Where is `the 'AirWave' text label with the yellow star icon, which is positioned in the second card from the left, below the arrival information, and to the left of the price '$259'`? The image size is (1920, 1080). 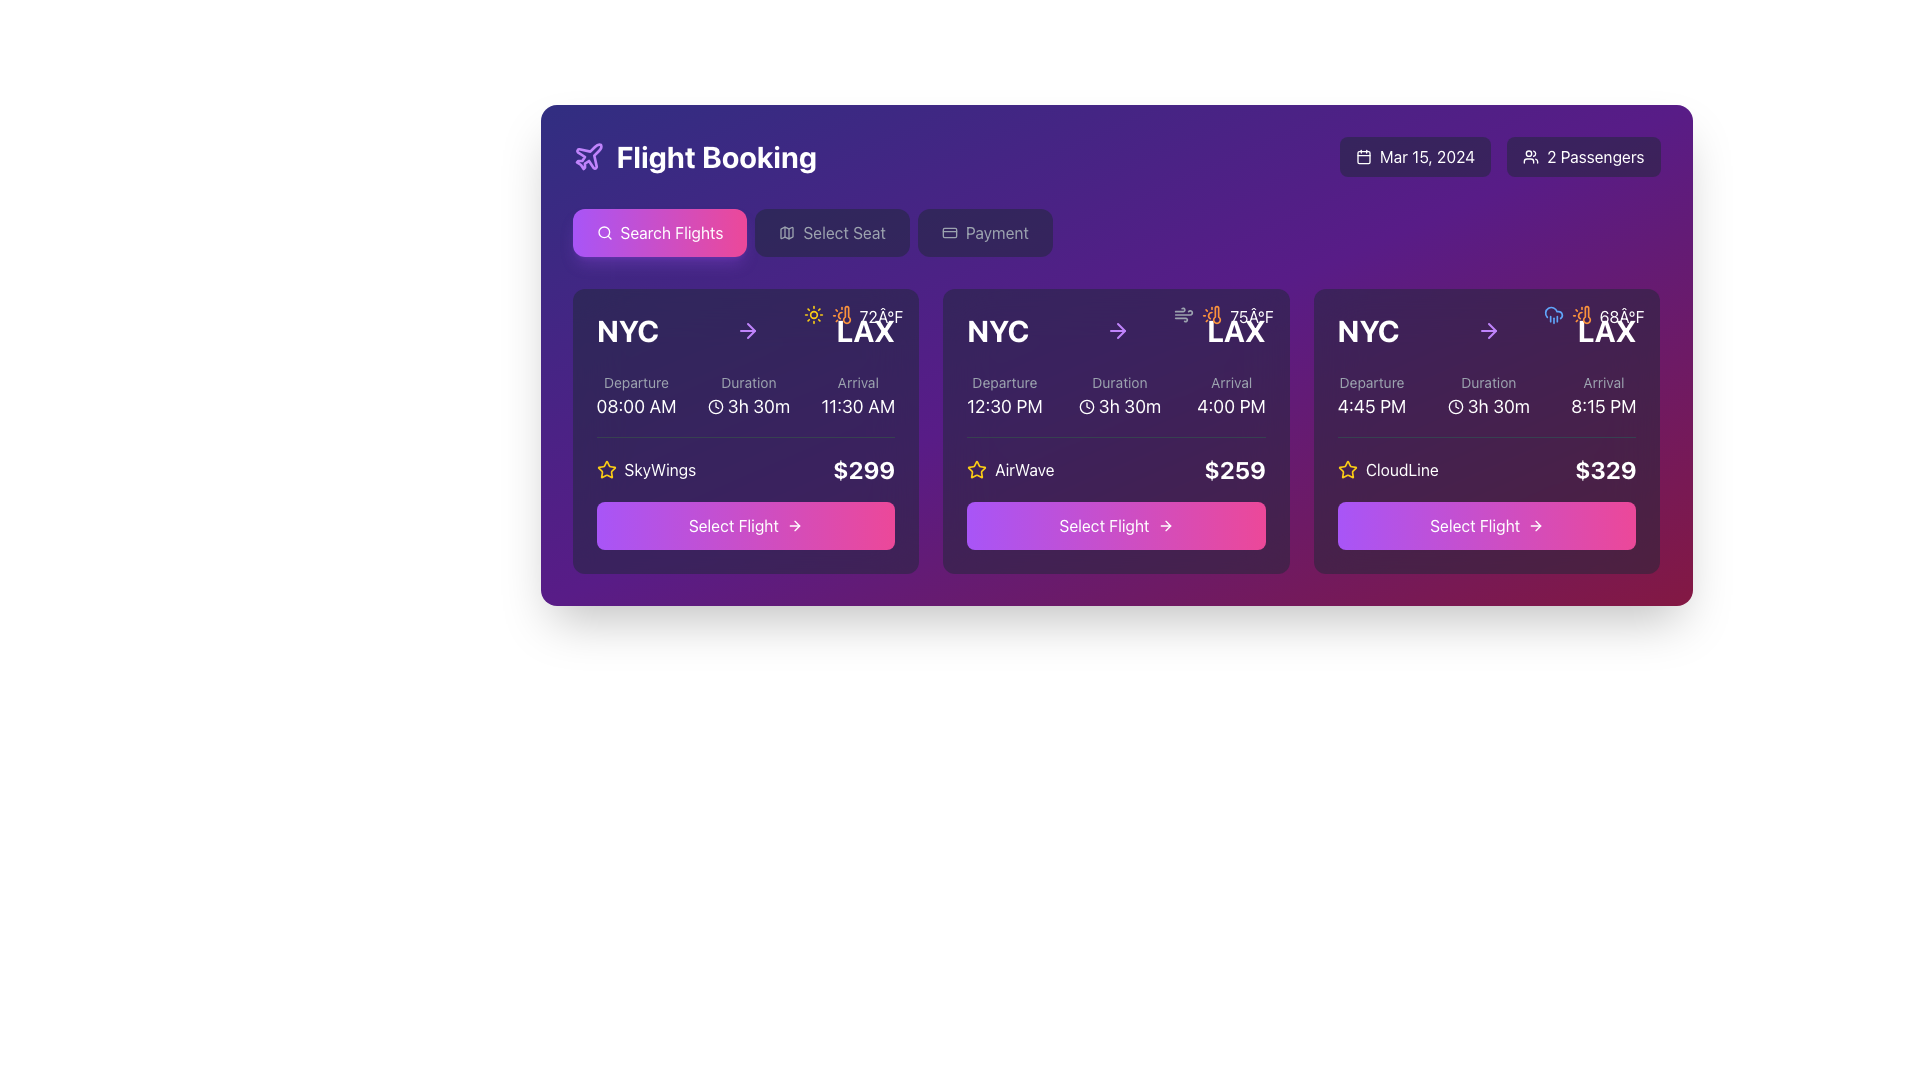 the 'AirWave' text label with the yellow star icon, which is positioned in the second card from the left, below the arrival information, and to the left of the price '$259' is located at coordinates (1010, 470).